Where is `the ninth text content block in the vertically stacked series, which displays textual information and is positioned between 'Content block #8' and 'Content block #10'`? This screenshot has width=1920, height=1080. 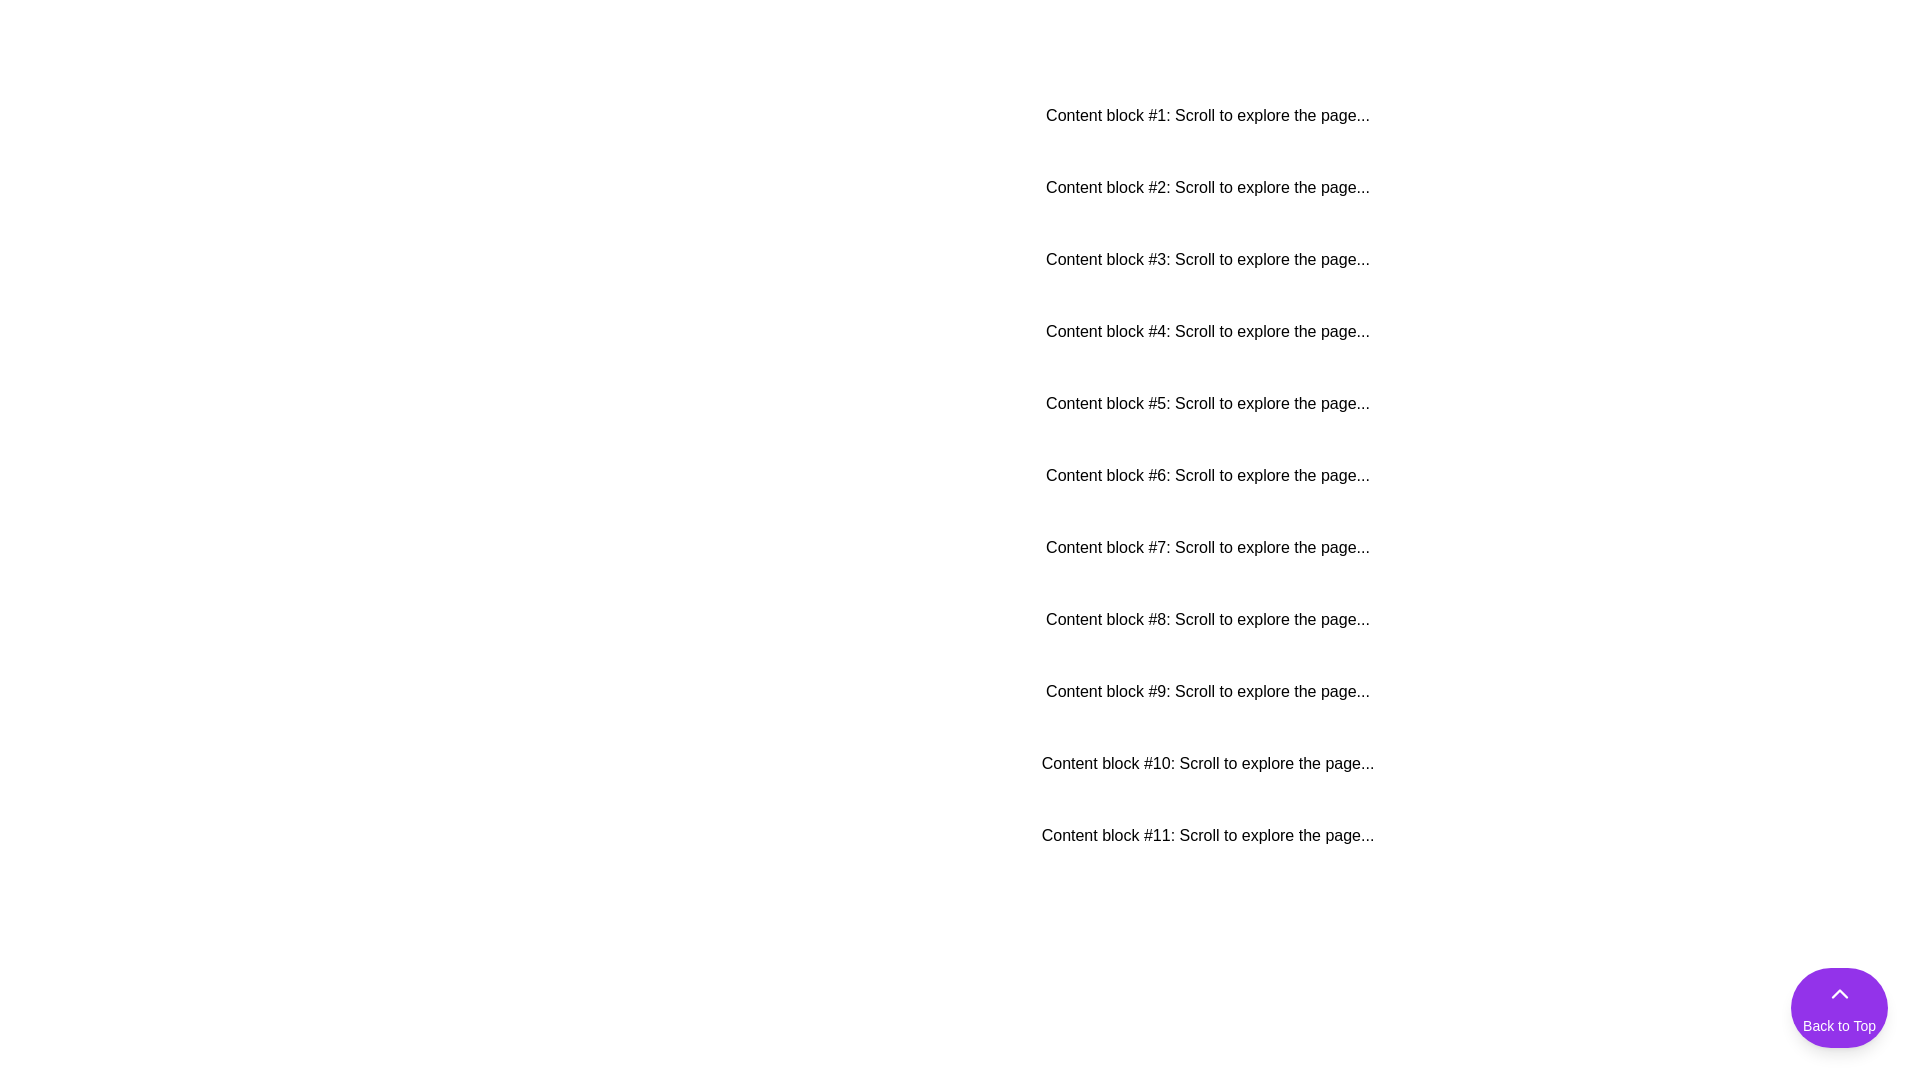 the ninth text content block in the vertically stacked series, which displays textual information and is positioned between 'Content block #8' and 'Content block #10' is located at coordinates (1207, 690).